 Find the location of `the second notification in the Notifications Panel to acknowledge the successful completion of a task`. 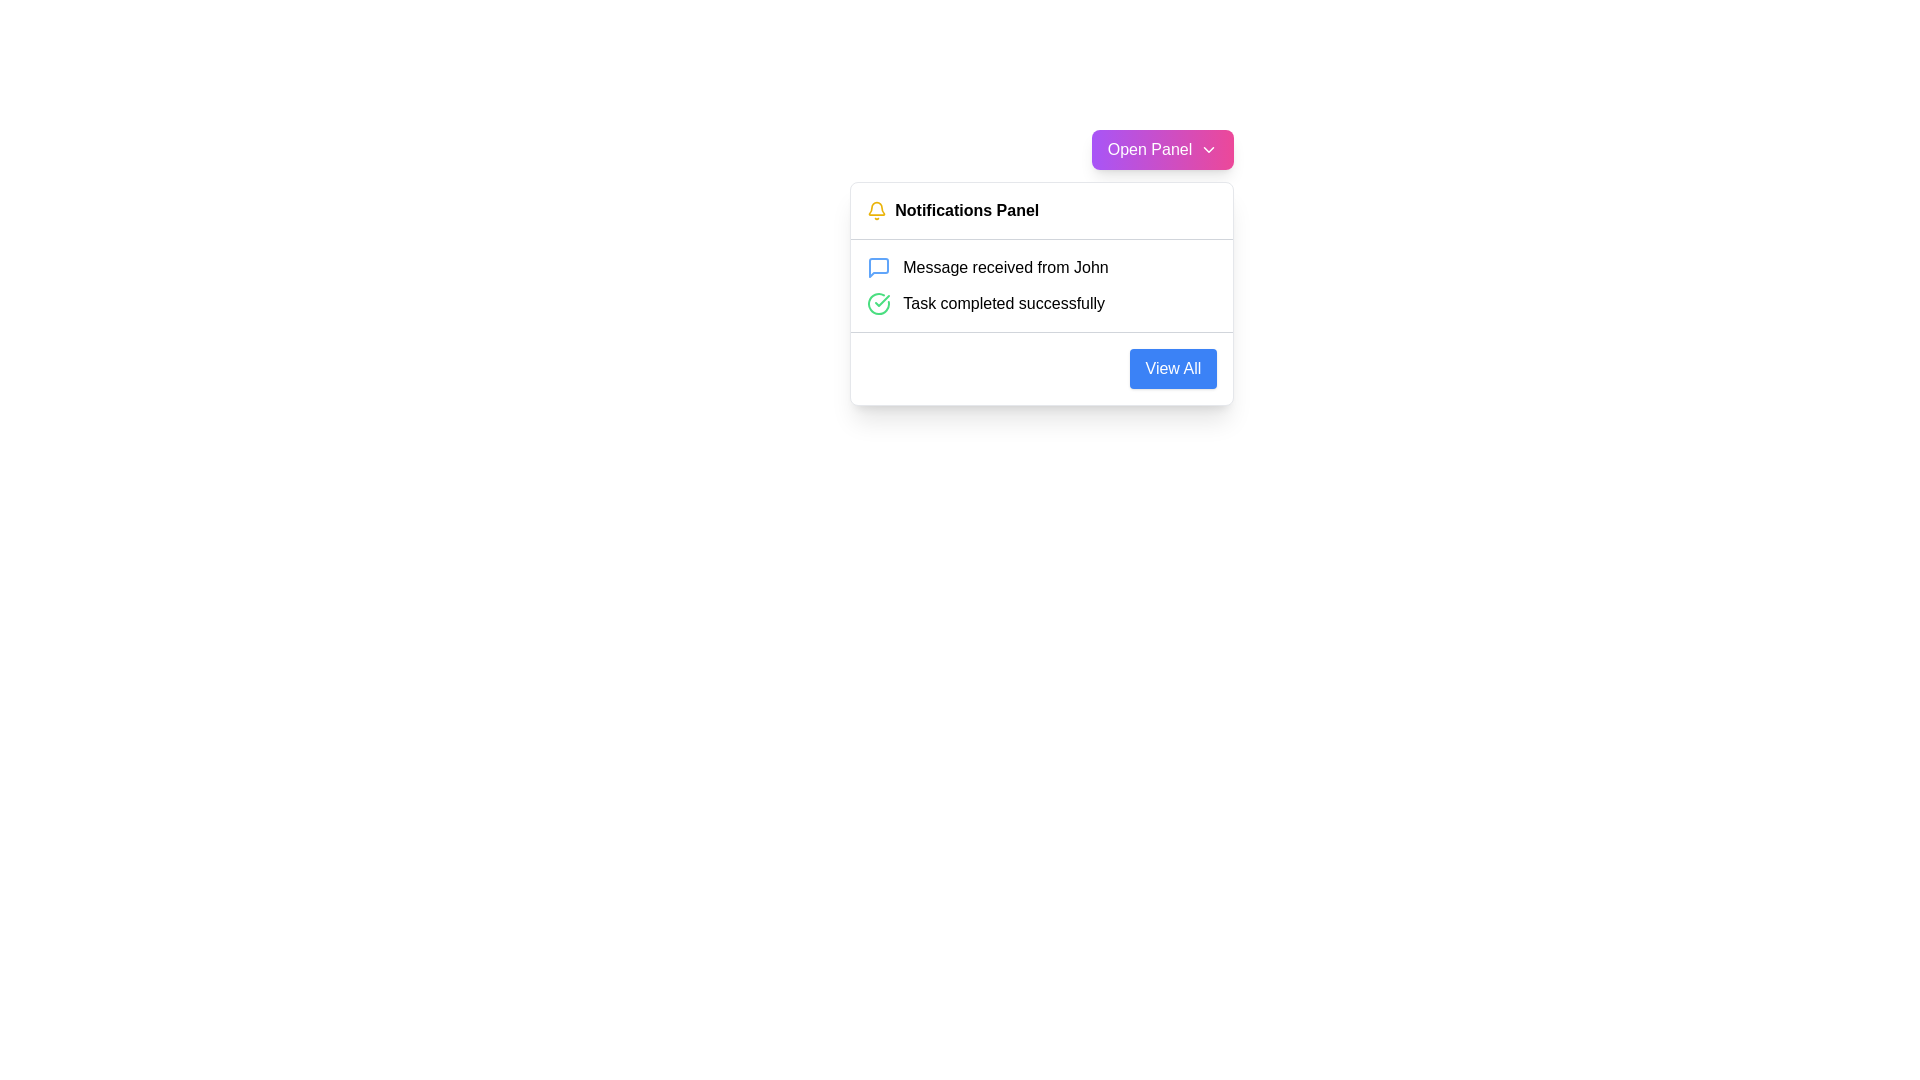

the second notification in the Notifications Panel to acknowledge the successful completion of a task is located at coordinates (1040, 304).